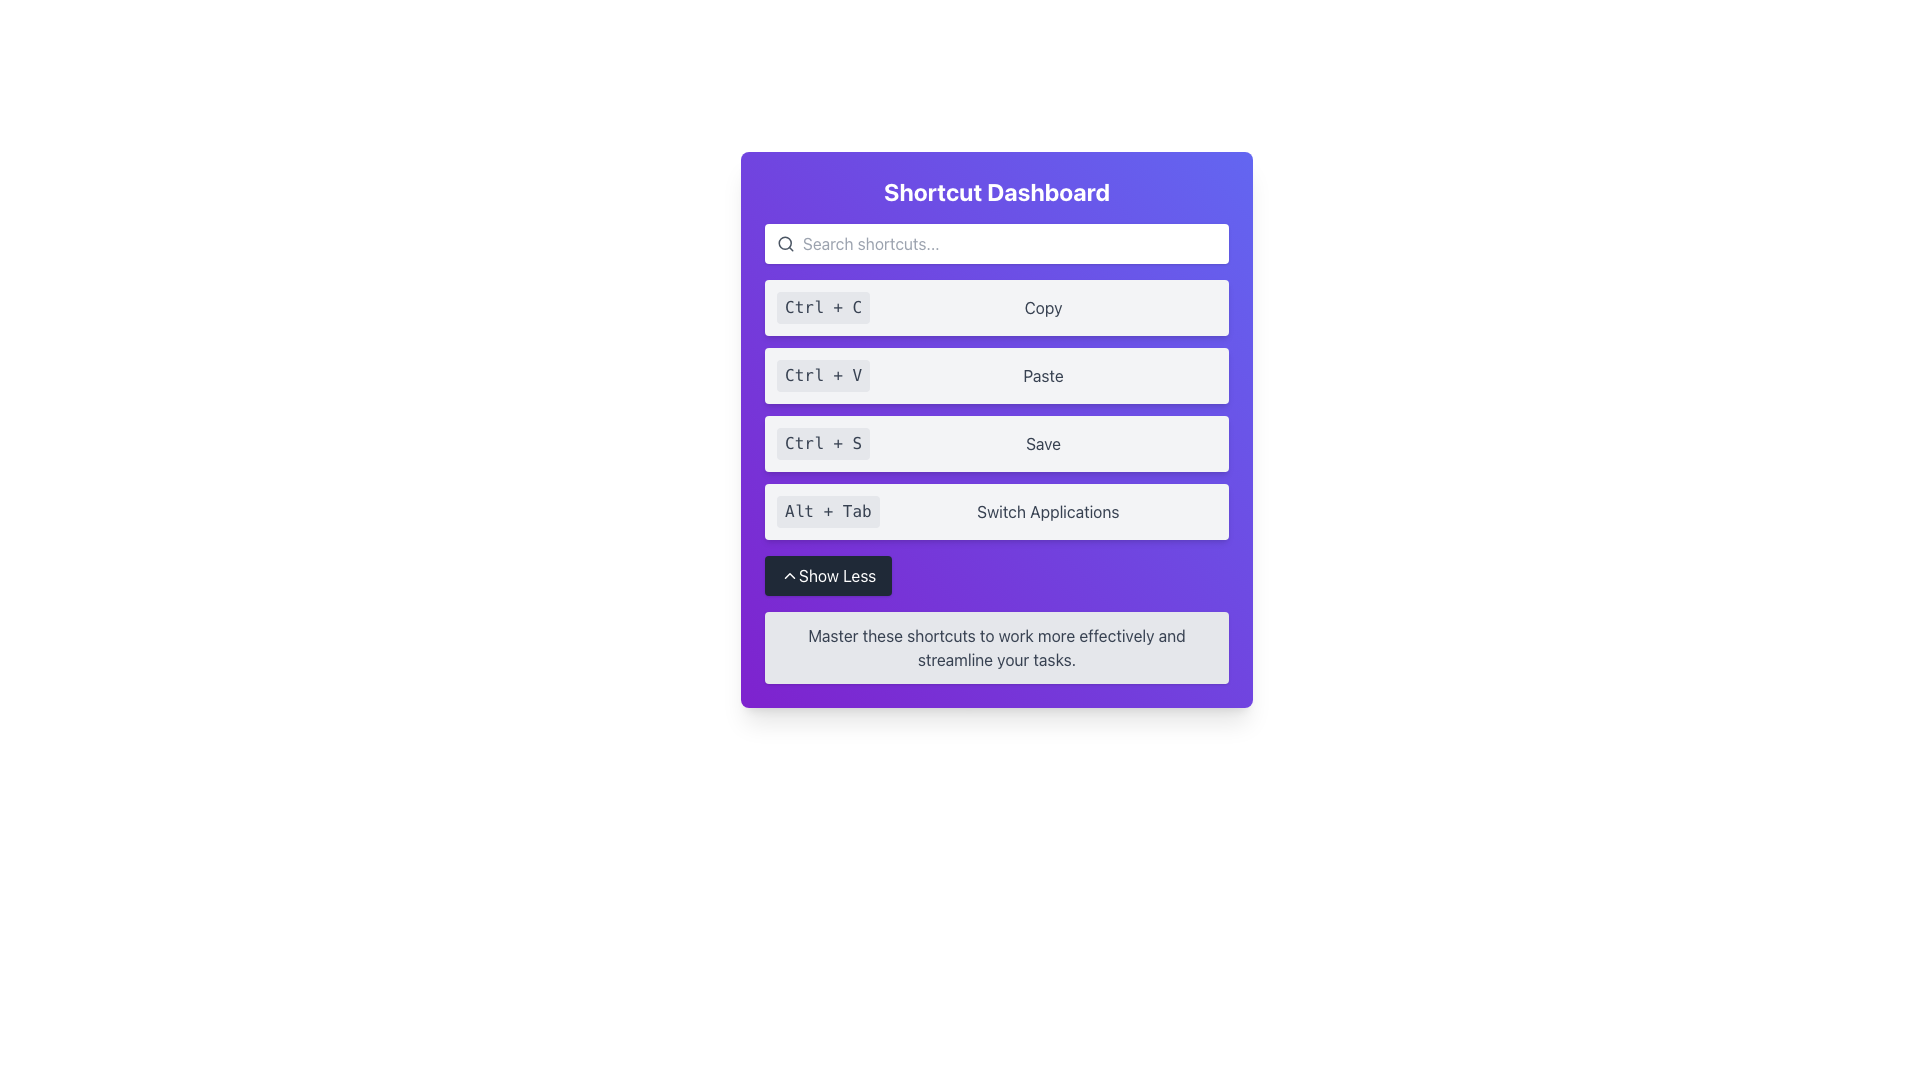  I want to click on the informational display that shows 'Ctrl + V' on the left and 'Paste' on the right, which is the second item in the Shortcut Dashboard list, so click(997, 375).